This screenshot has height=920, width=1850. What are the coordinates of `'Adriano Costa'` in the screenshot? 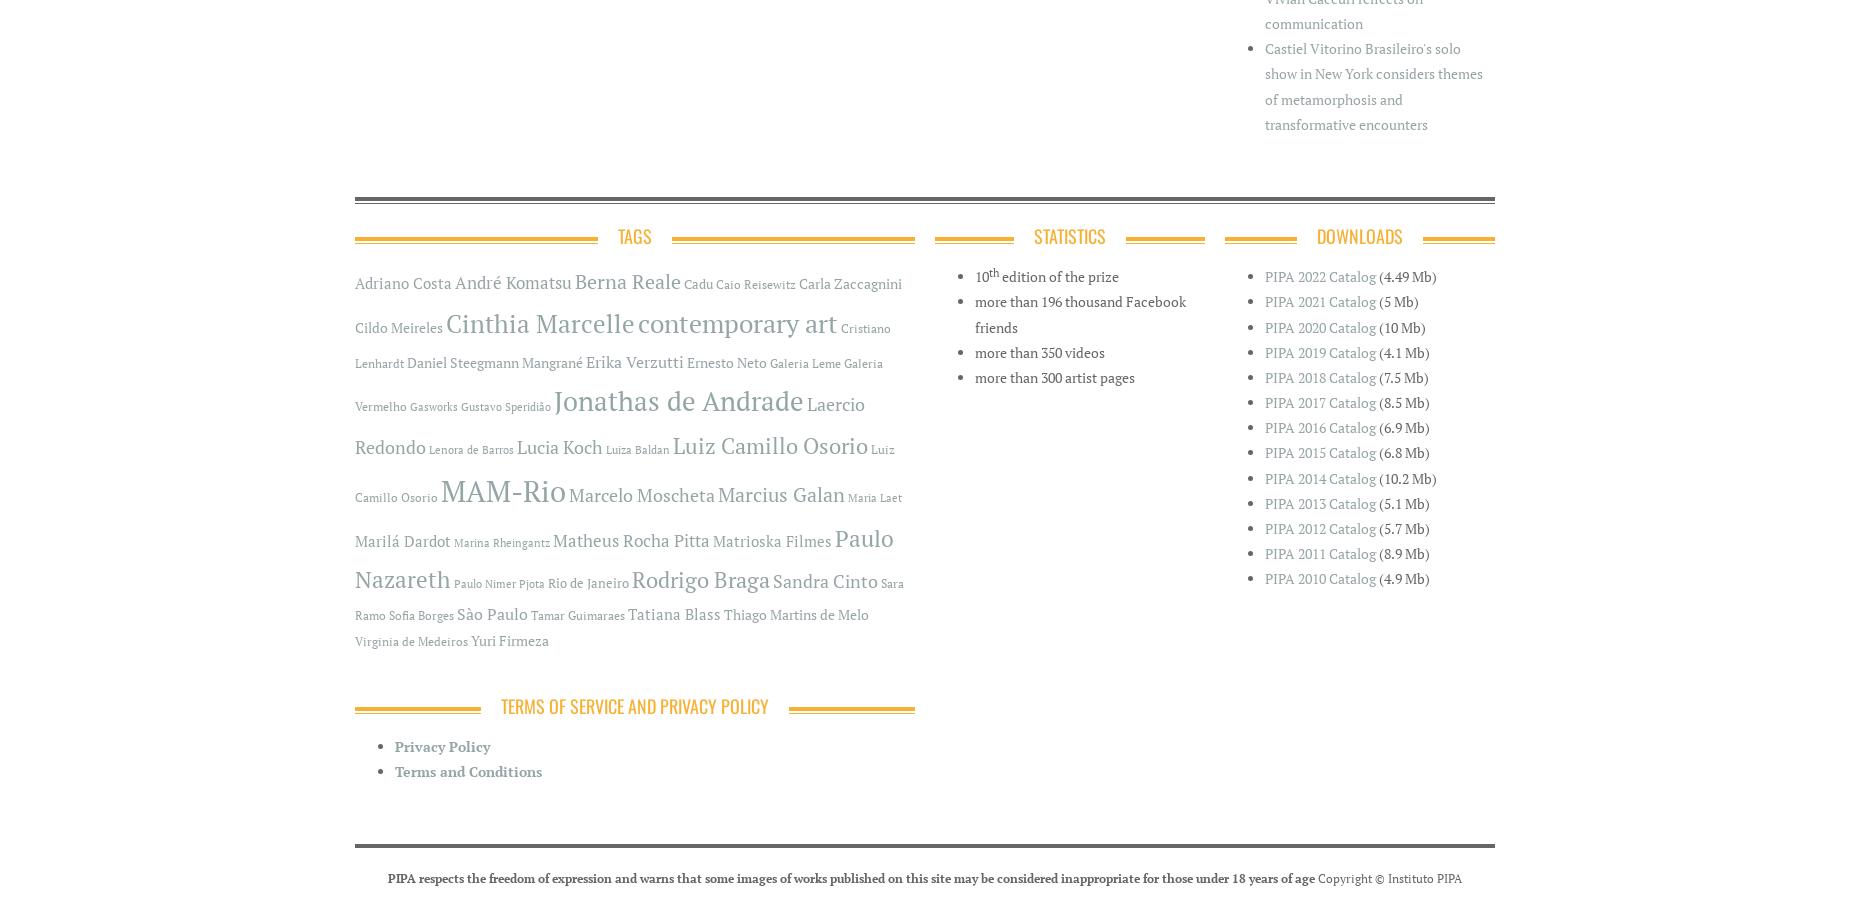 It's located at (354, 283).